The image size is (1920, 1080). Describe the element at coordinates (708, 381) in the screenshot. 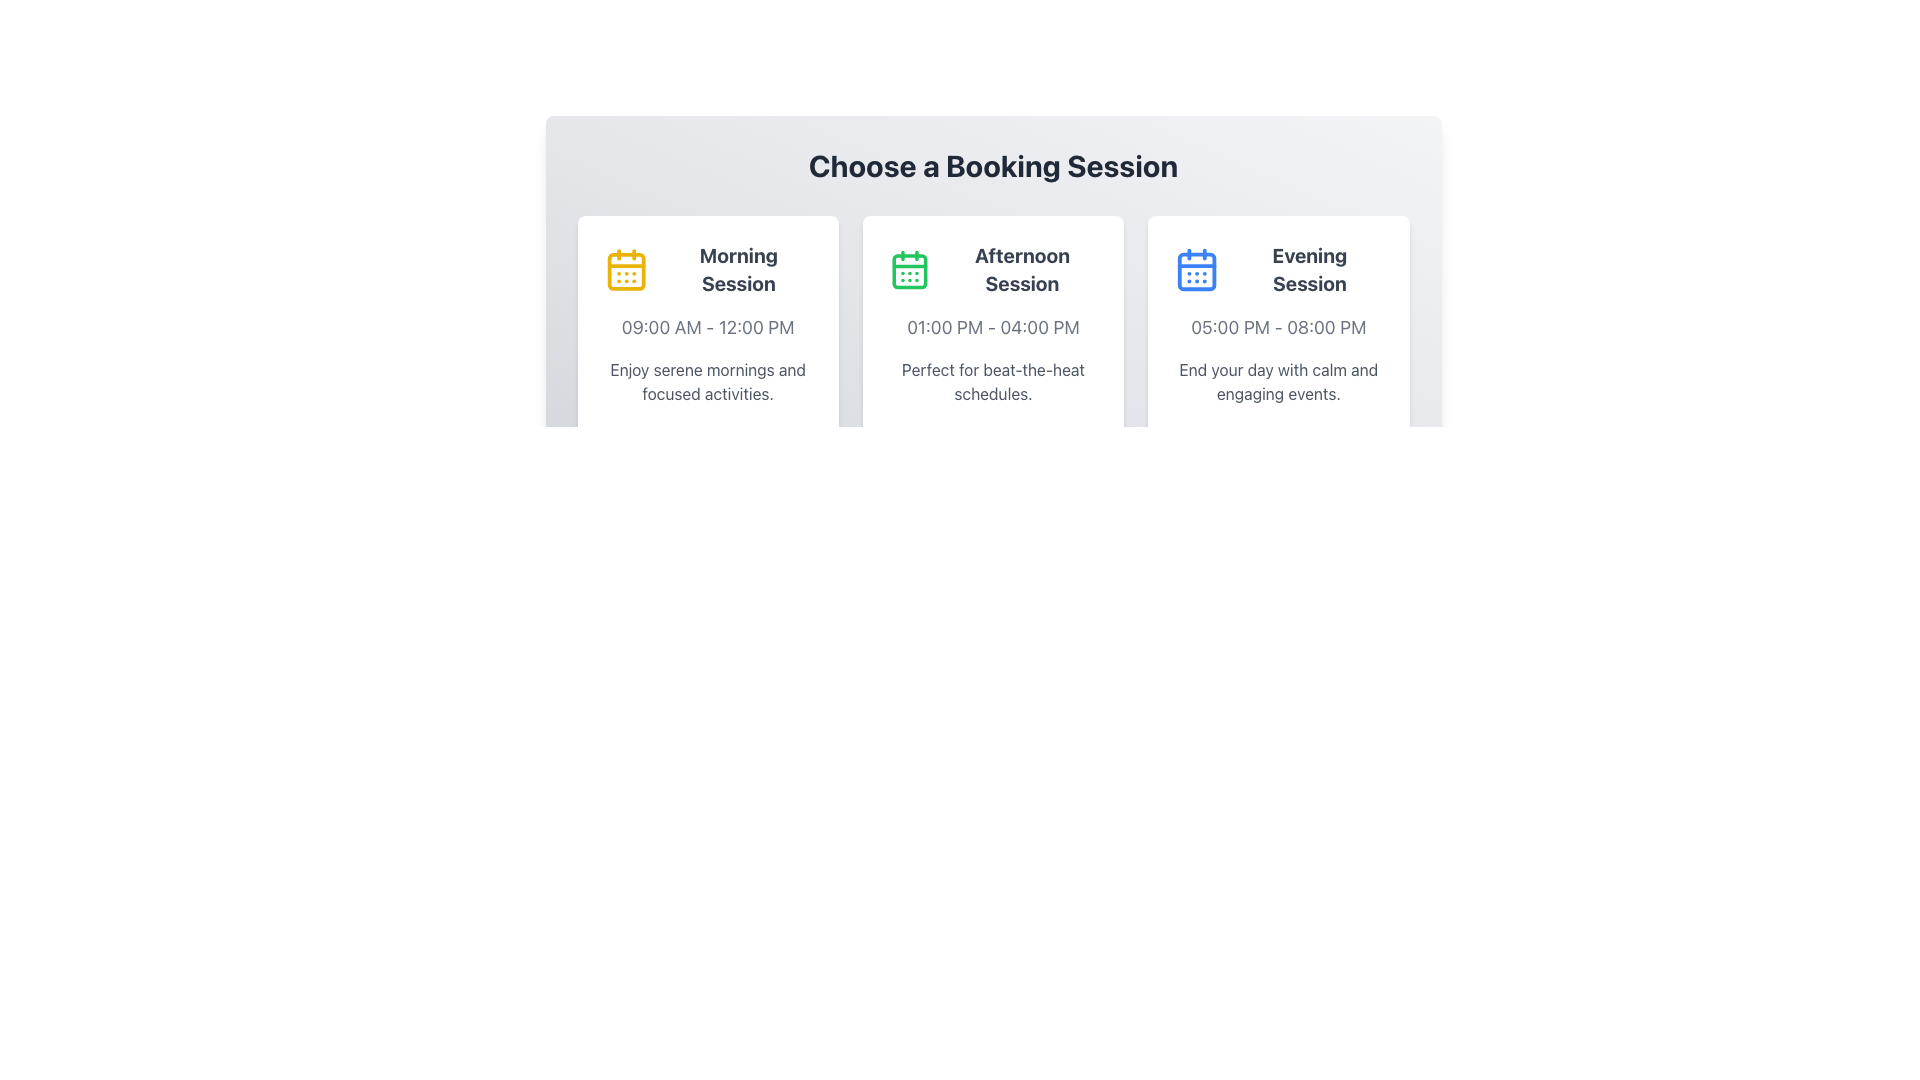

I see `the text component displaying 'Enjoy serene mornings and focused activities.' for additional actions` at that location.